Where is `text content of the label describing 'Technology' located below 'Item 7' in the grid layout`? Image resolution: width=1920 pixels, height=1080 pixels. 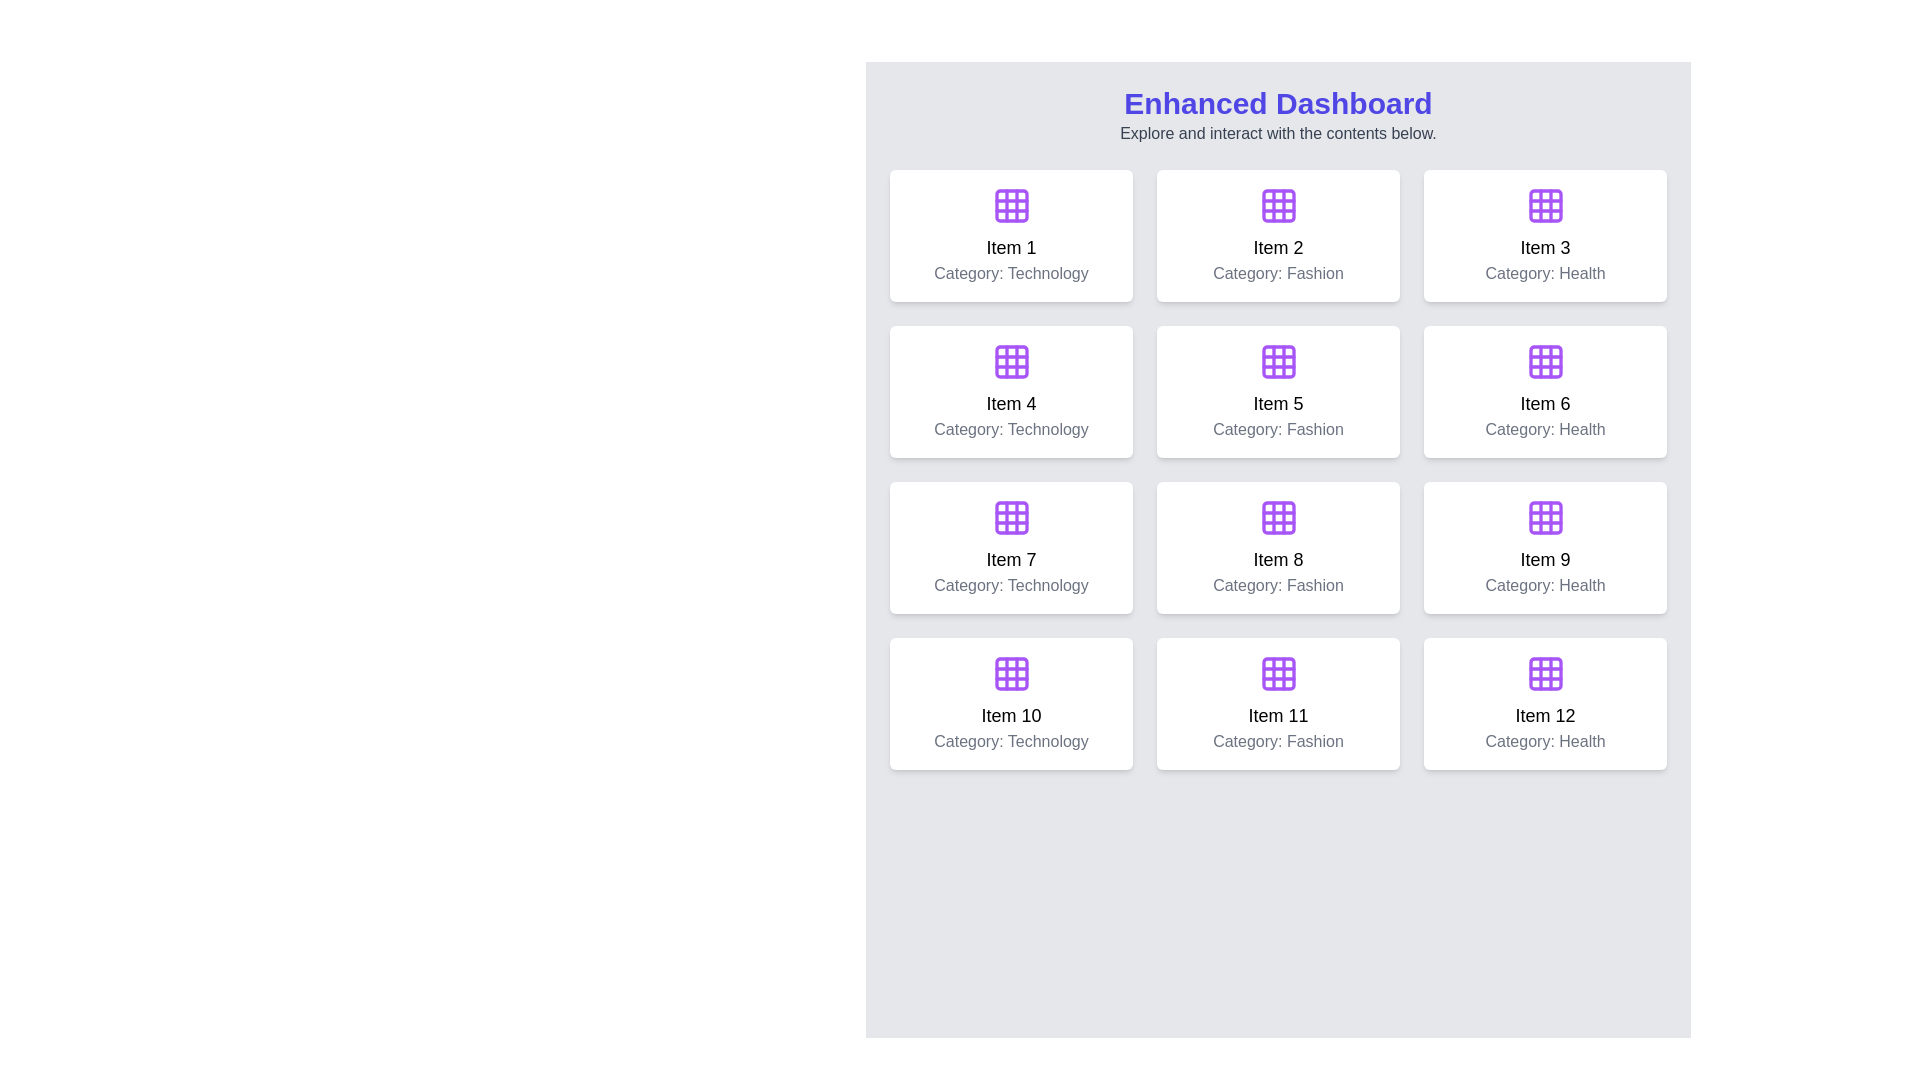 text content of the label describing 'Technology' located below 'Item 7' in the grid layout is located at coordinates (1011, 585).